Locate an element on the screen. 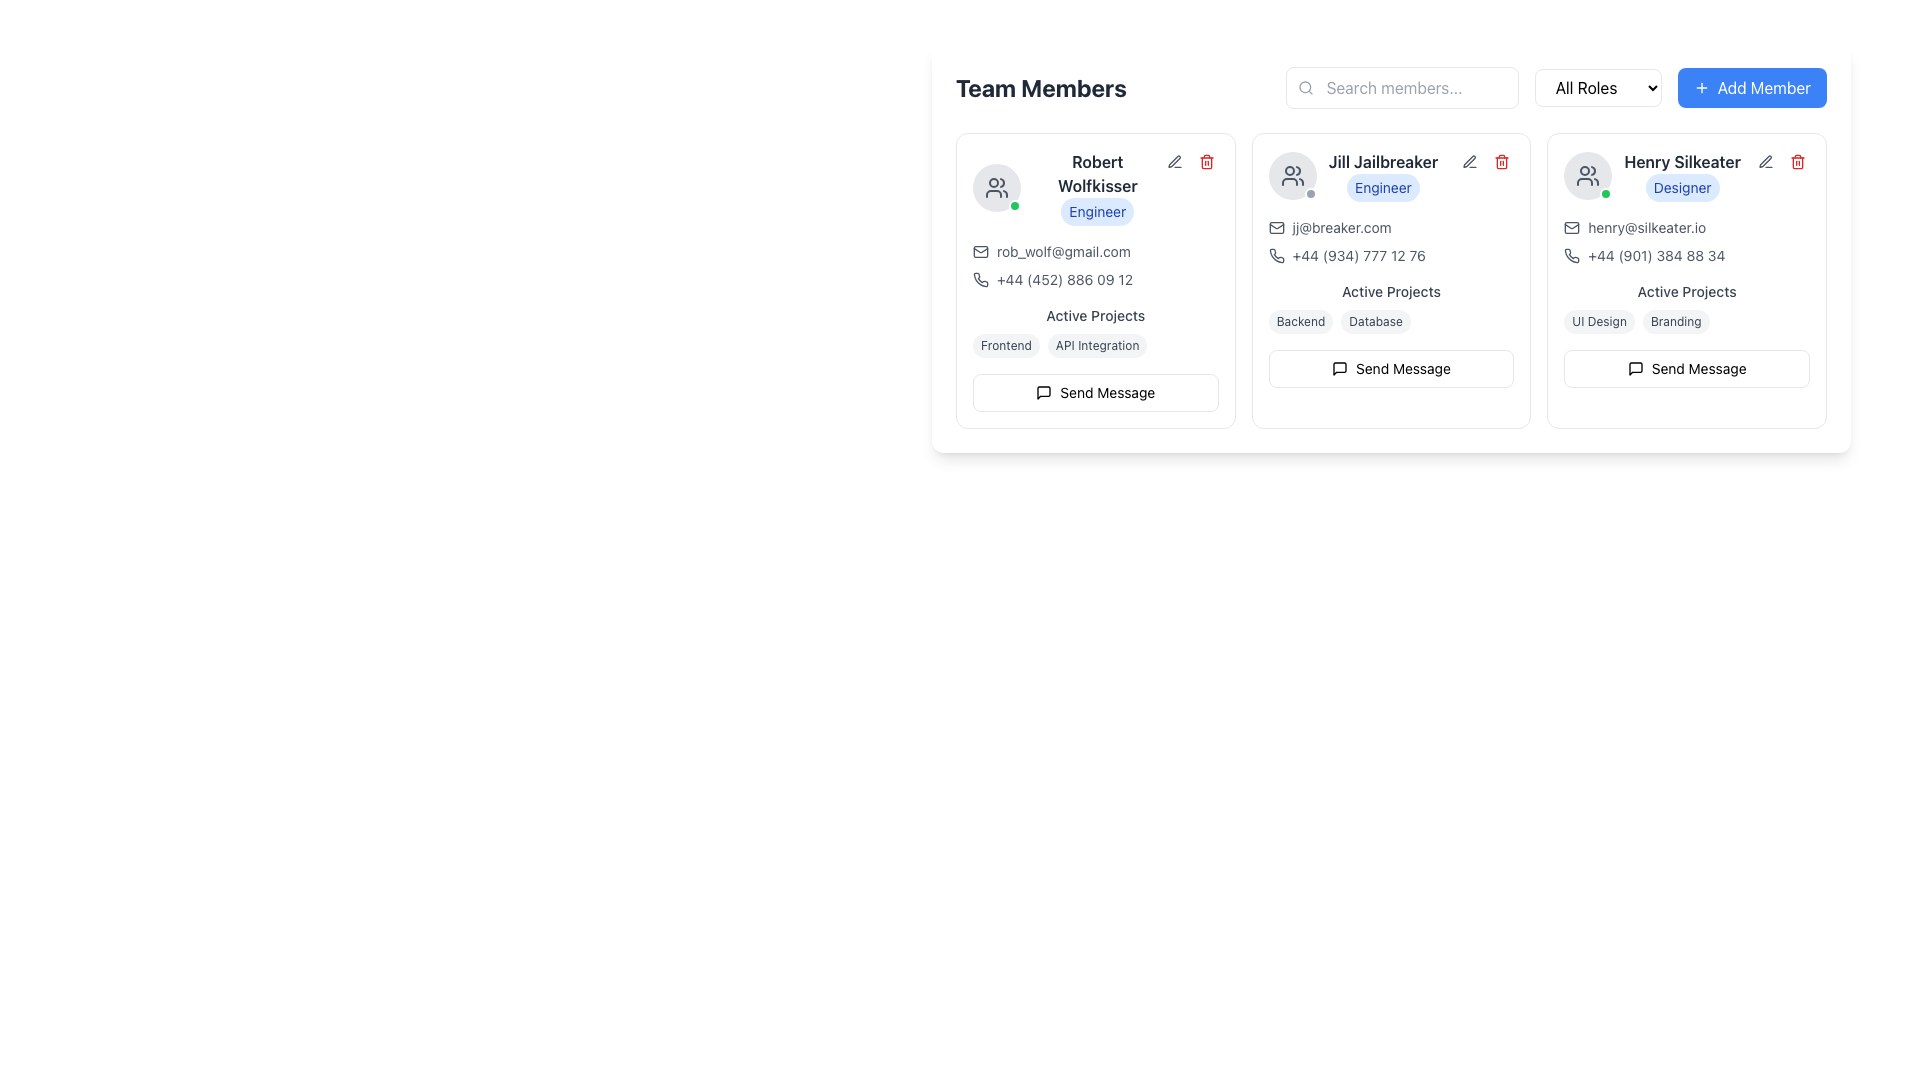 The height and width of the screenshot is (1080, 1920). the Badge or Label indicating the role of 'Robert Wolfkisser' located directly below their name in the 'Team Members' section is located at coordinates (1096, 212).